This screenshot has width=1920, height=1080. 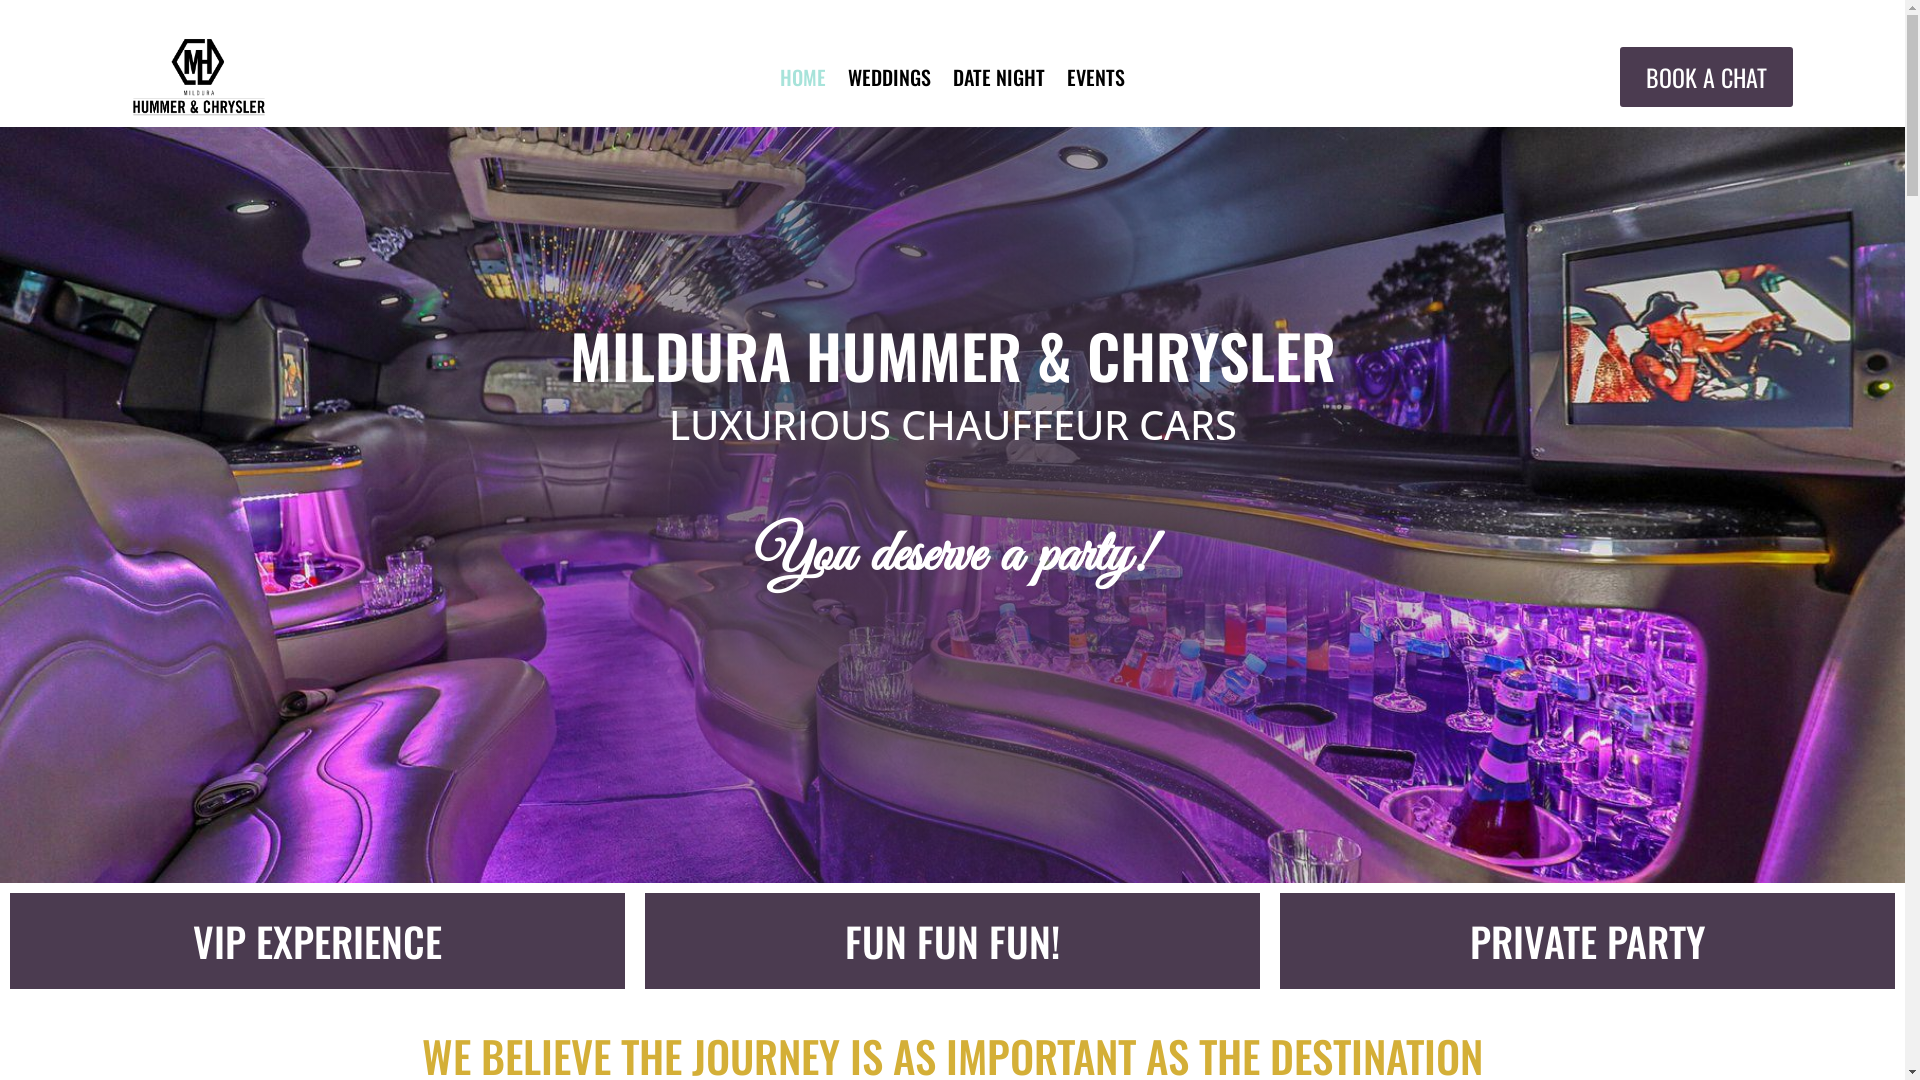 What do you see at coordinates (998, 80) in the screenshot?
I see `'DATE NIGHT'` at bounding box center [998, 80].